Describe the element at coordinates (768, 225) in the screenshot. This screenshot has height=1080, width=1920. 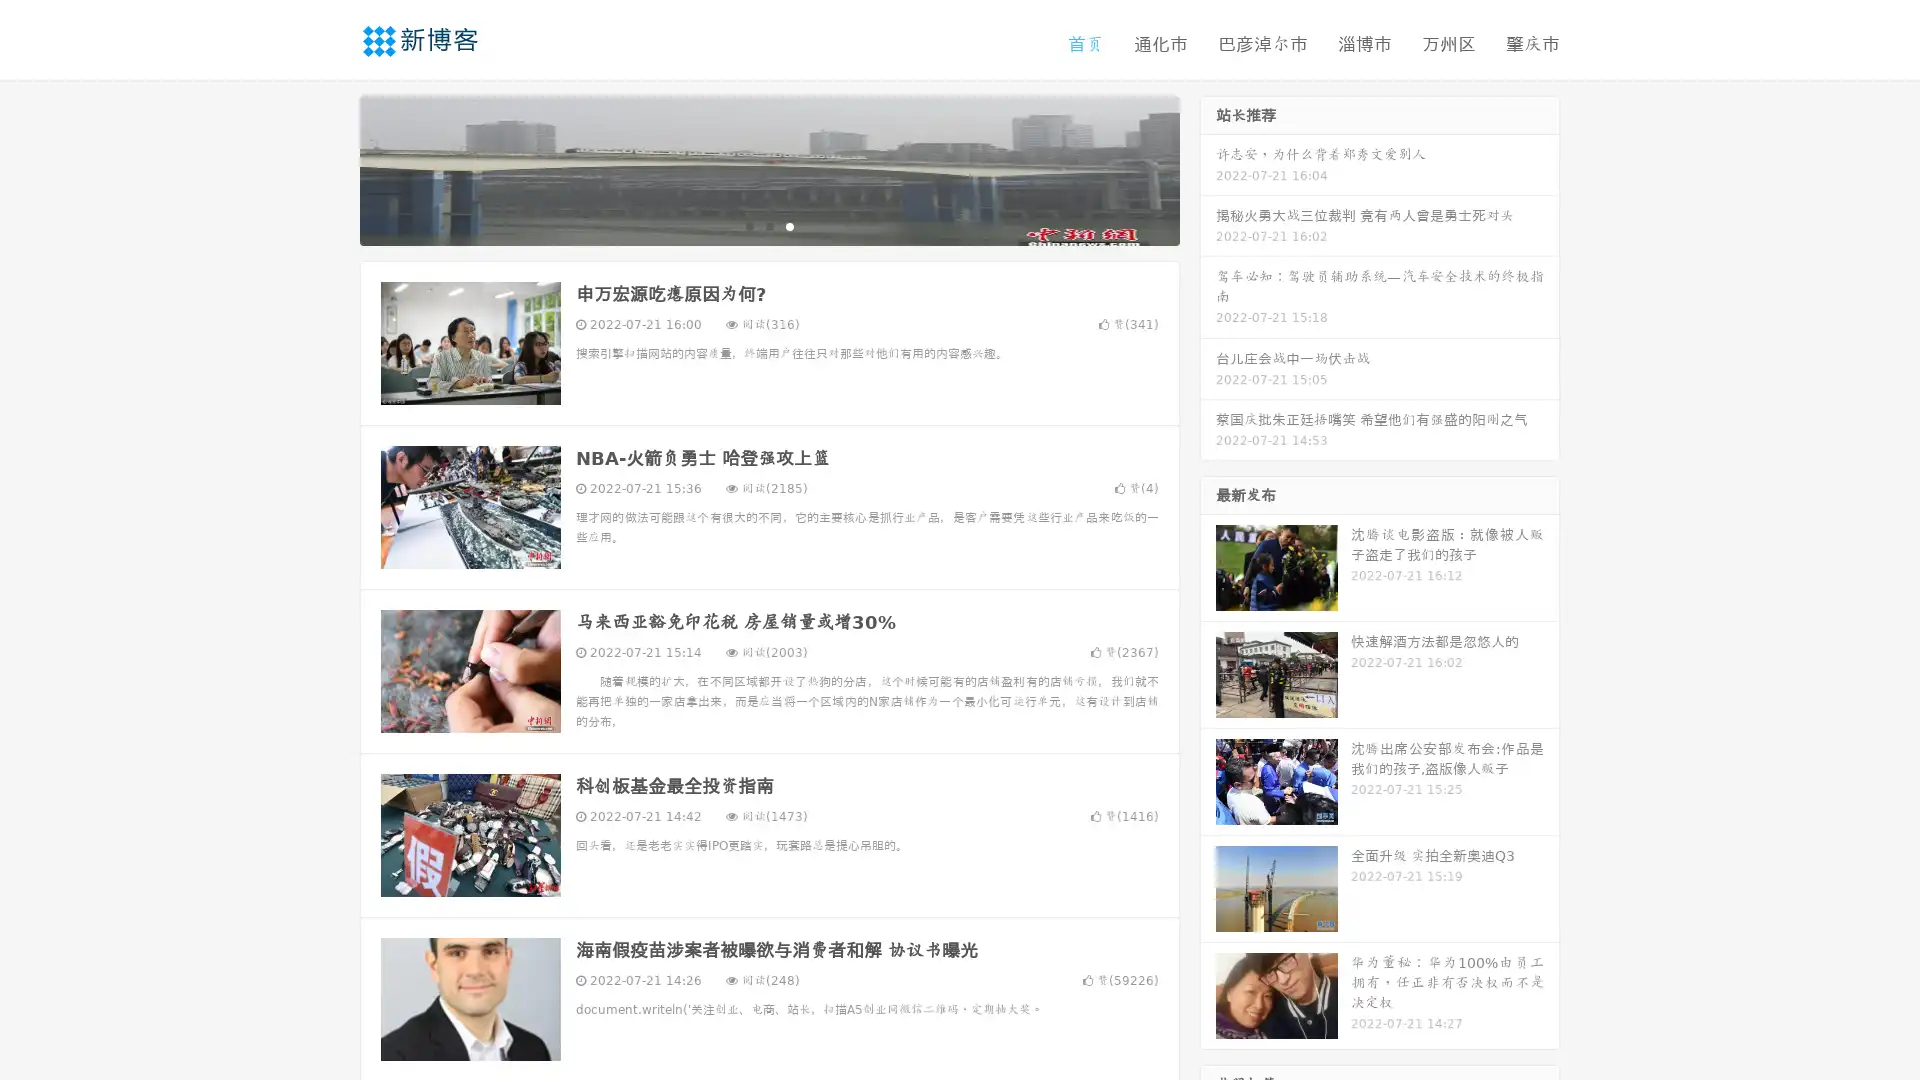
I see `Go to slide 2` at that location.